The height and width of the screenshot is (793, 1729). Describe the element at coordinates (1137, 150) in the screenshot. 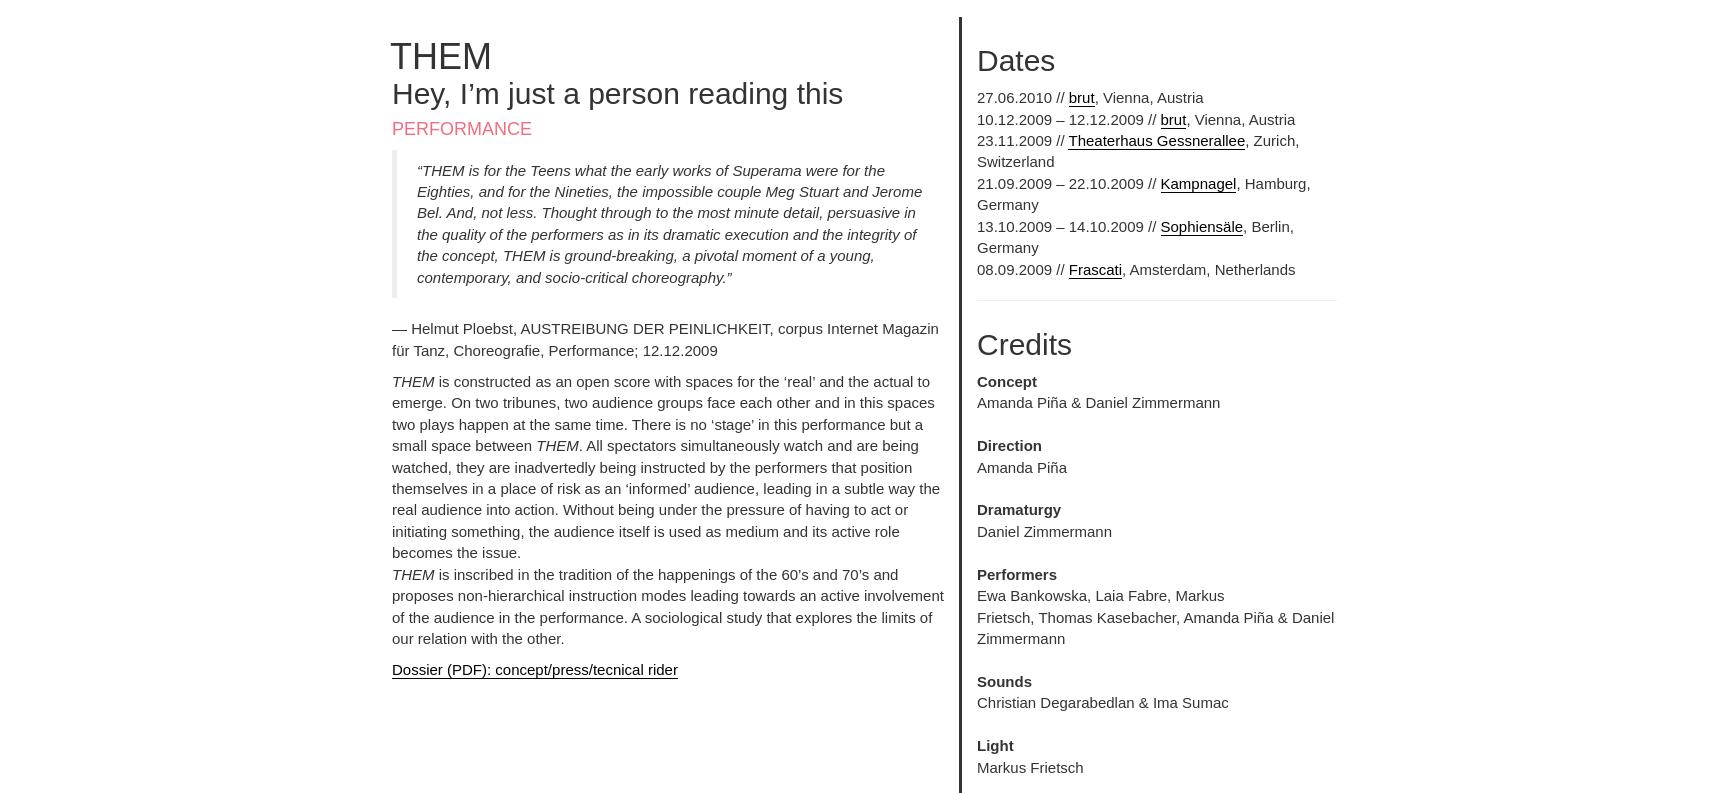

I see `', Zurich, Switzerland'` at that location.